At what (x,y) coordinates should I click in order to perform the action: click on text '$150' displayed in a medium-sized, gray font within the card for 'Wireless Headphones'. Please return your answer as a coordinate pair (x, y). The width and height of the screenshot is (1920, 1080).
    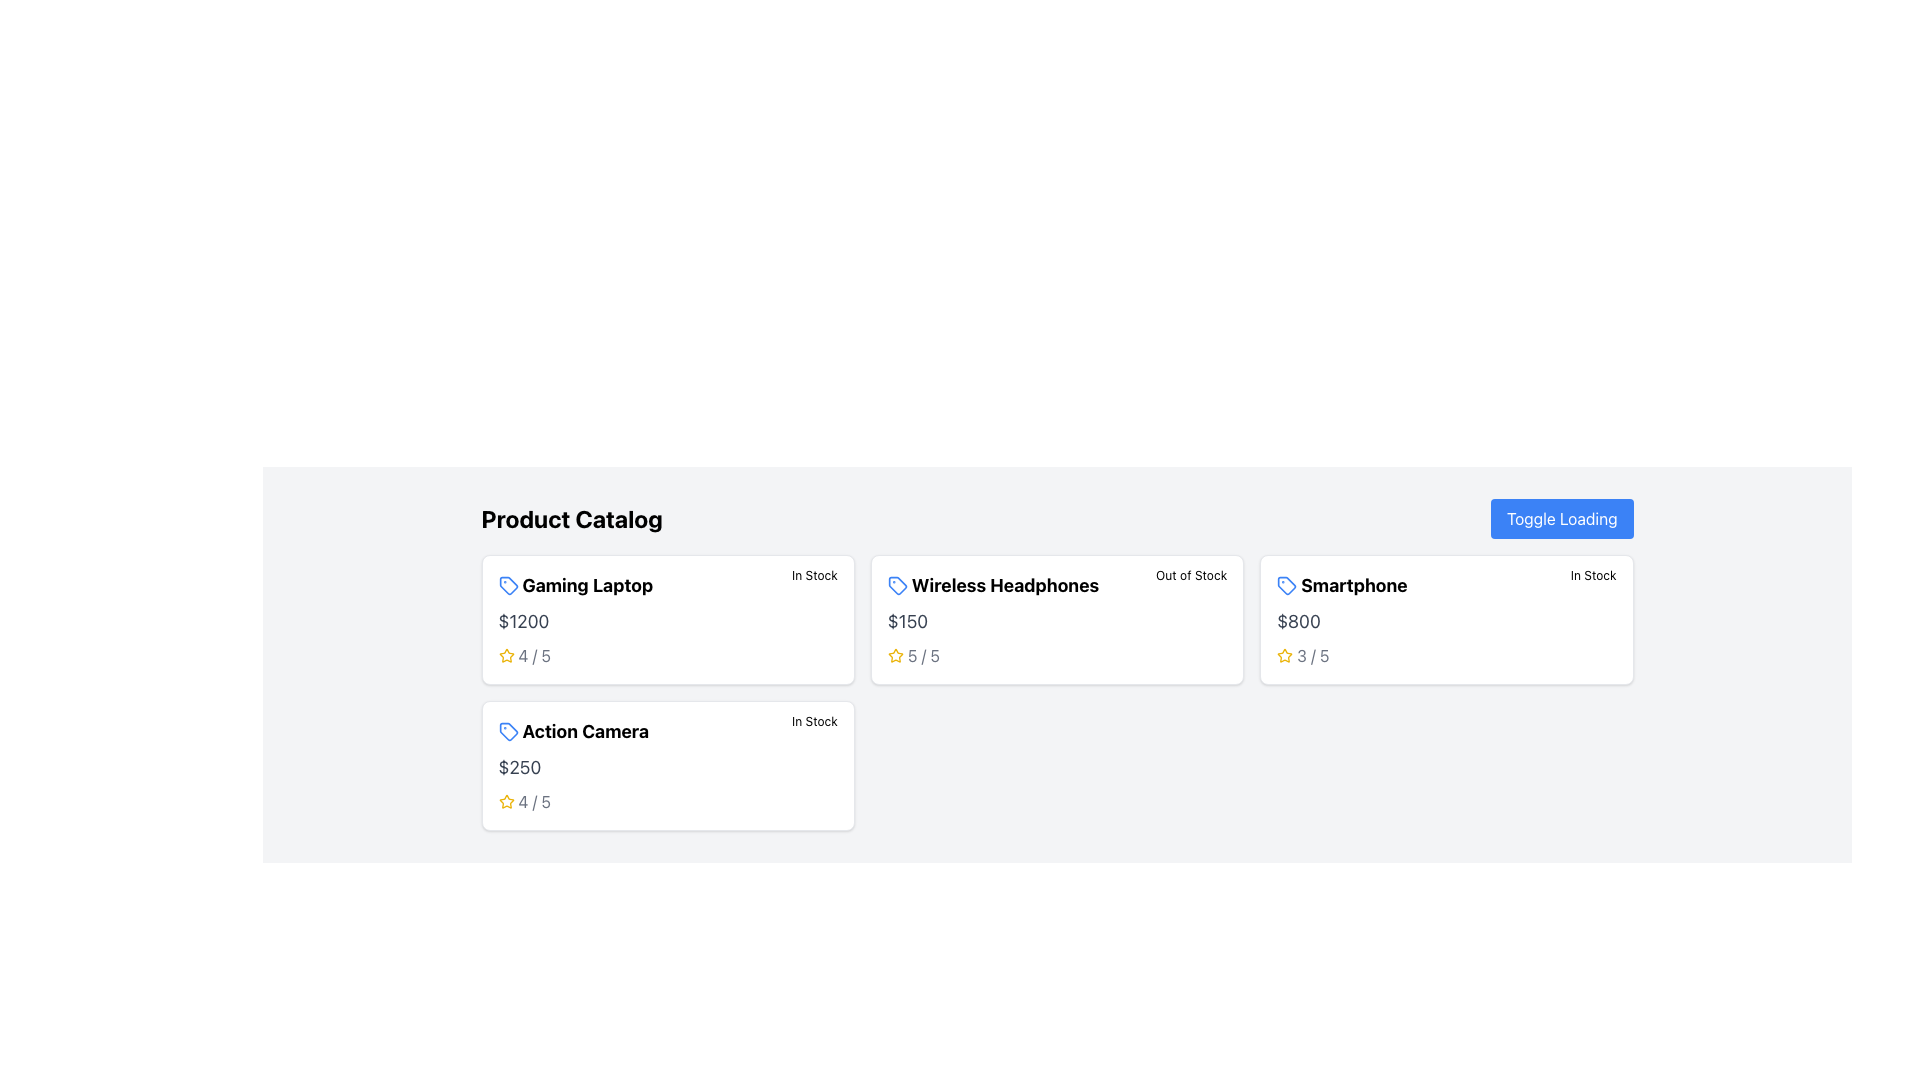
    Looking at the image, I should click on (906, 620).